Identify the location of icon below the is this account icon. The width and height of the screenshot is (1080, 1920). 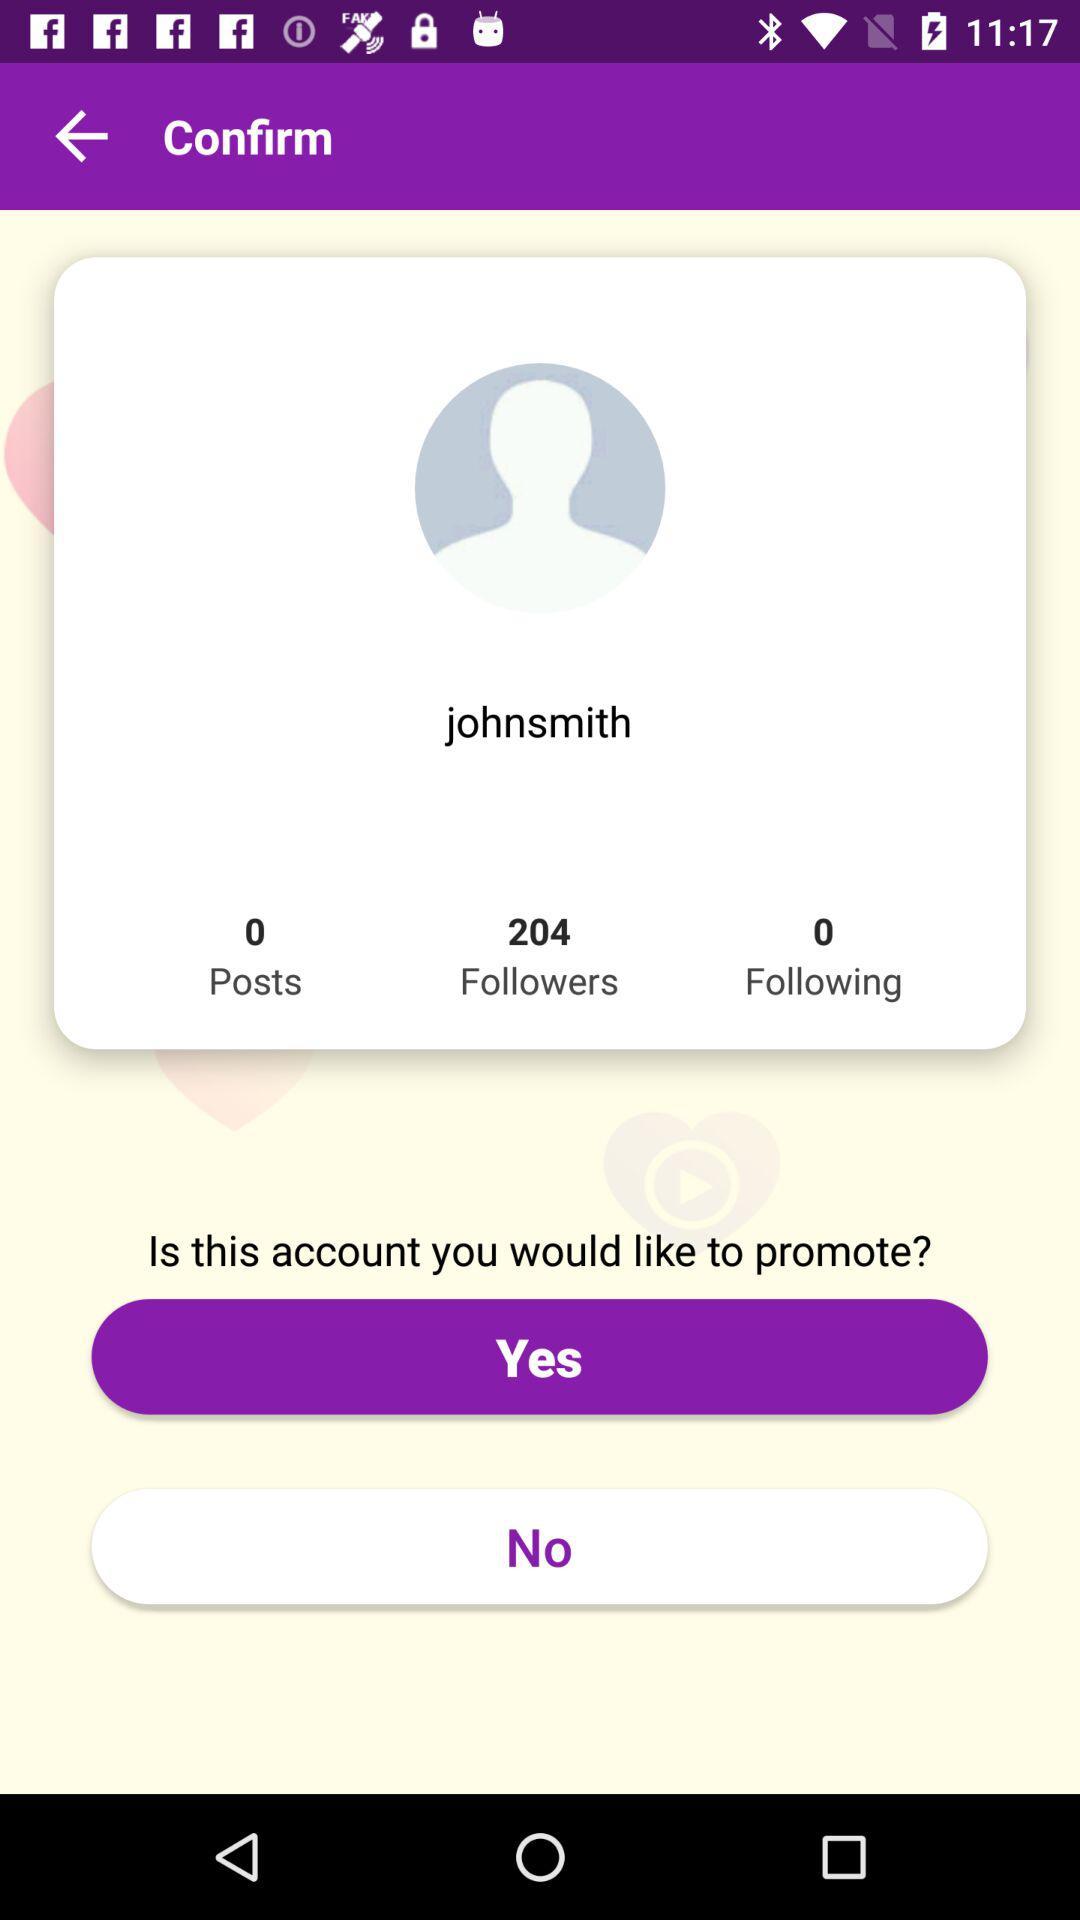
(538, 1356).